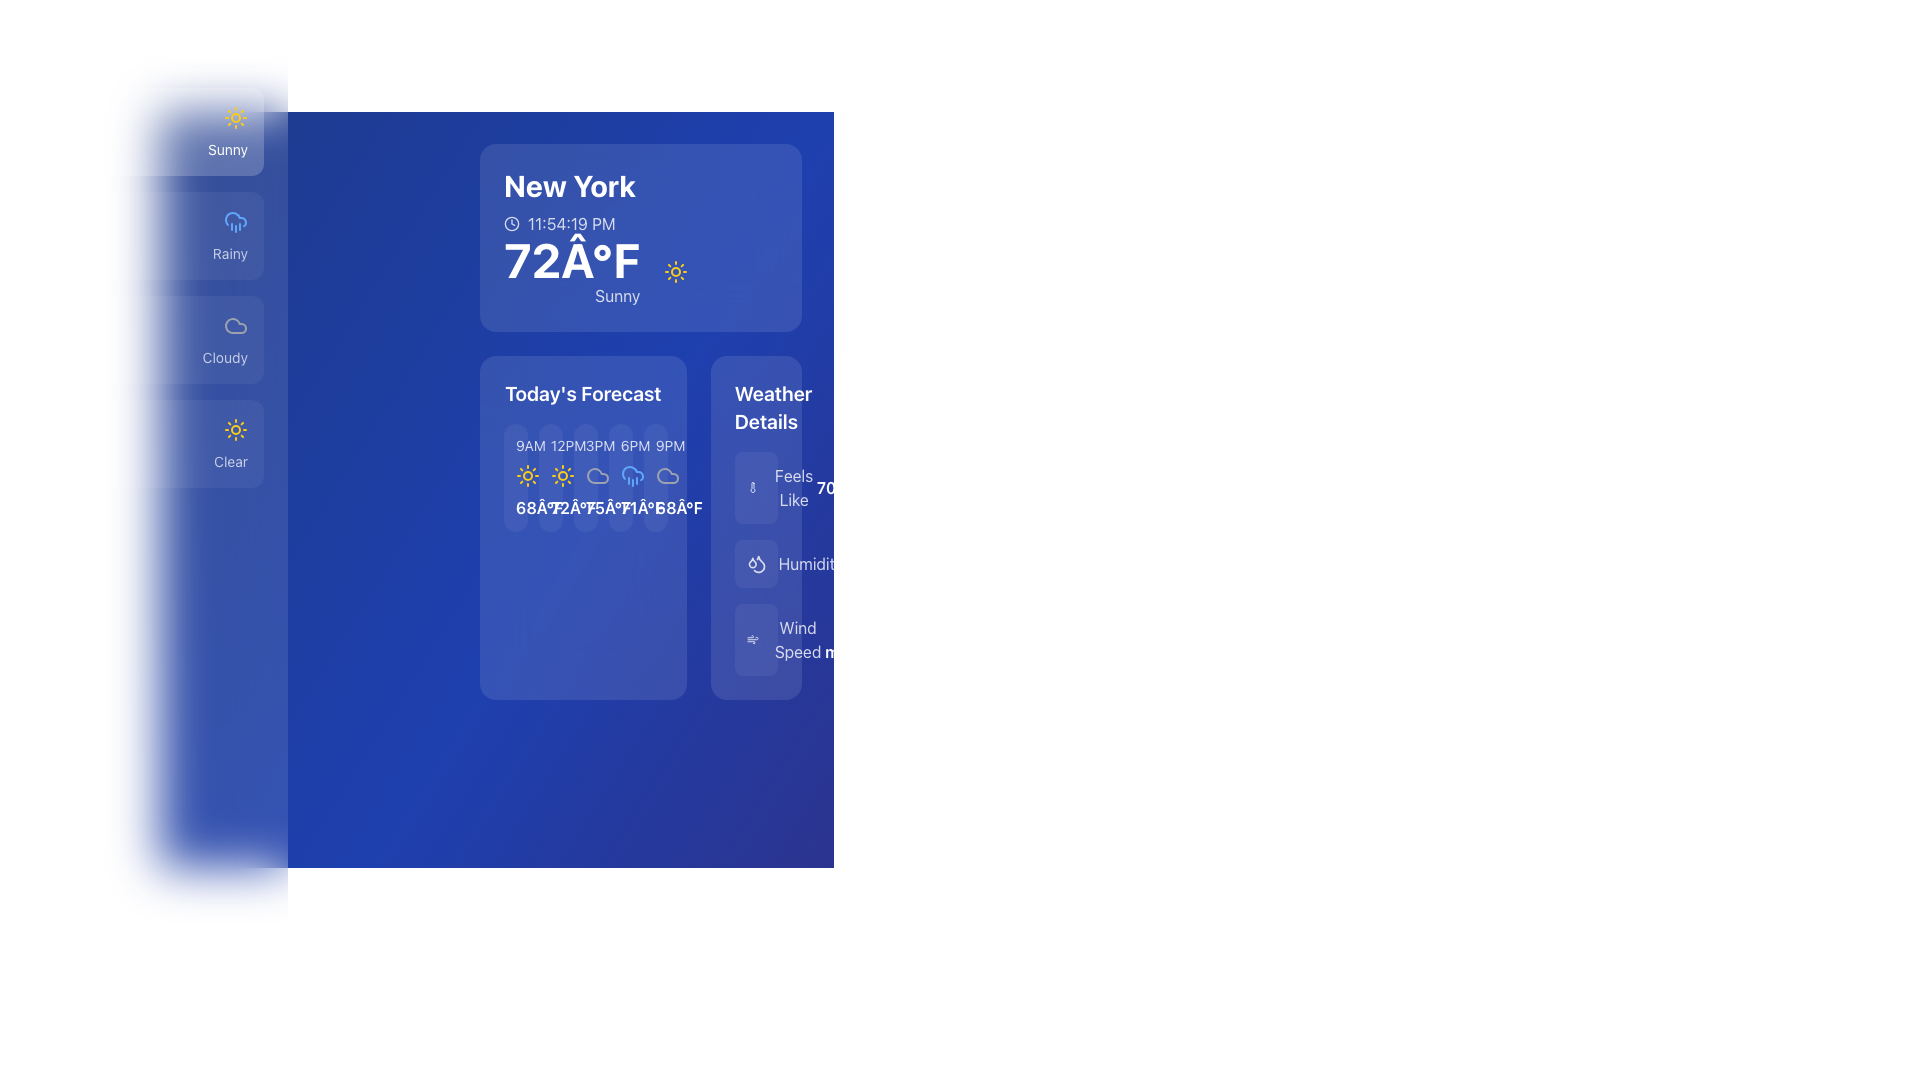 The height and width of the screenshot is (1080, 1920). Describe the element at coordinates (655, 478) in the screenshot. I see `the weather information displayed on the Forecast Card for the 9PM forecast, which is located in the last column of the grid layout under 'Today's Forecast'` at that location.